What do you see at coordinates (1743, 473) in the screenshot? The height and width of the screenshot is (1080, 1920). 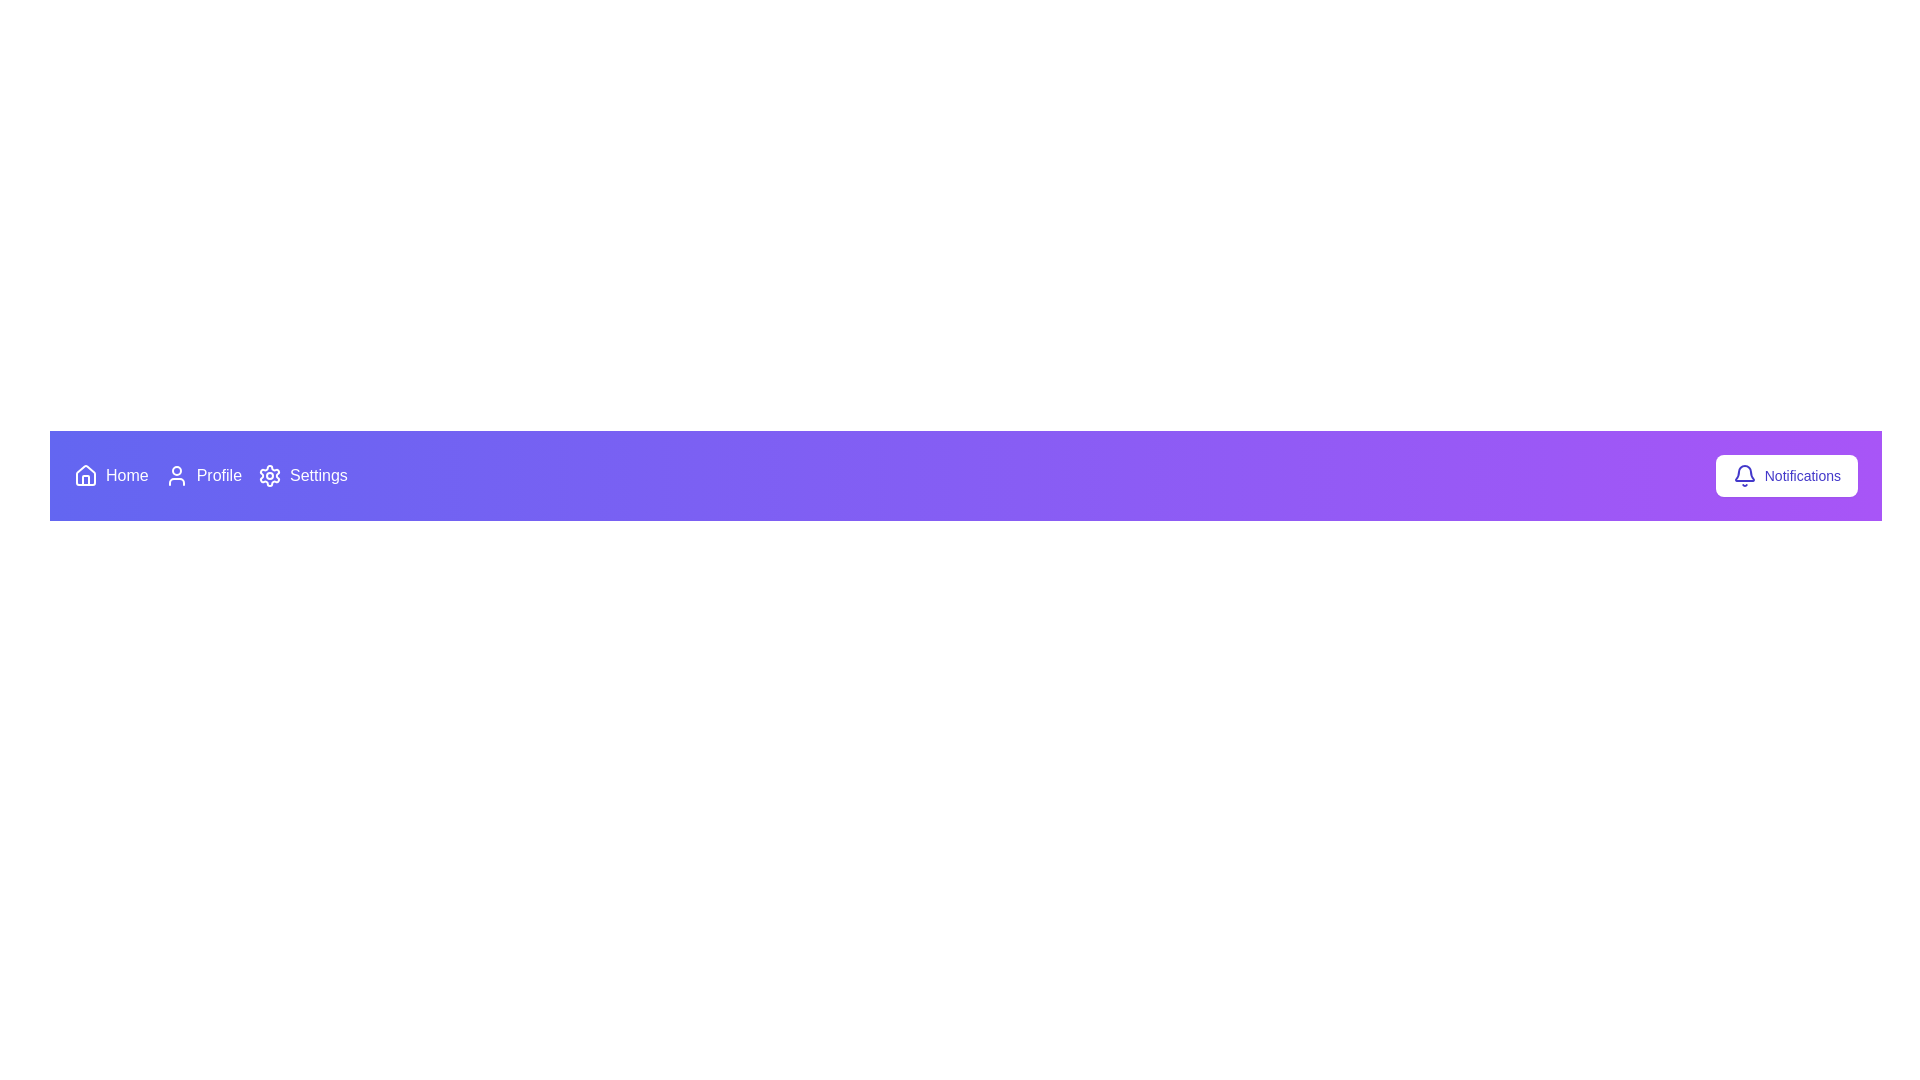 I see `middle curved part of the notification bell icon located near the top-right corner of the interface, which is part of the button labeled 'Notifications'` at bounding box center [1743, 473].